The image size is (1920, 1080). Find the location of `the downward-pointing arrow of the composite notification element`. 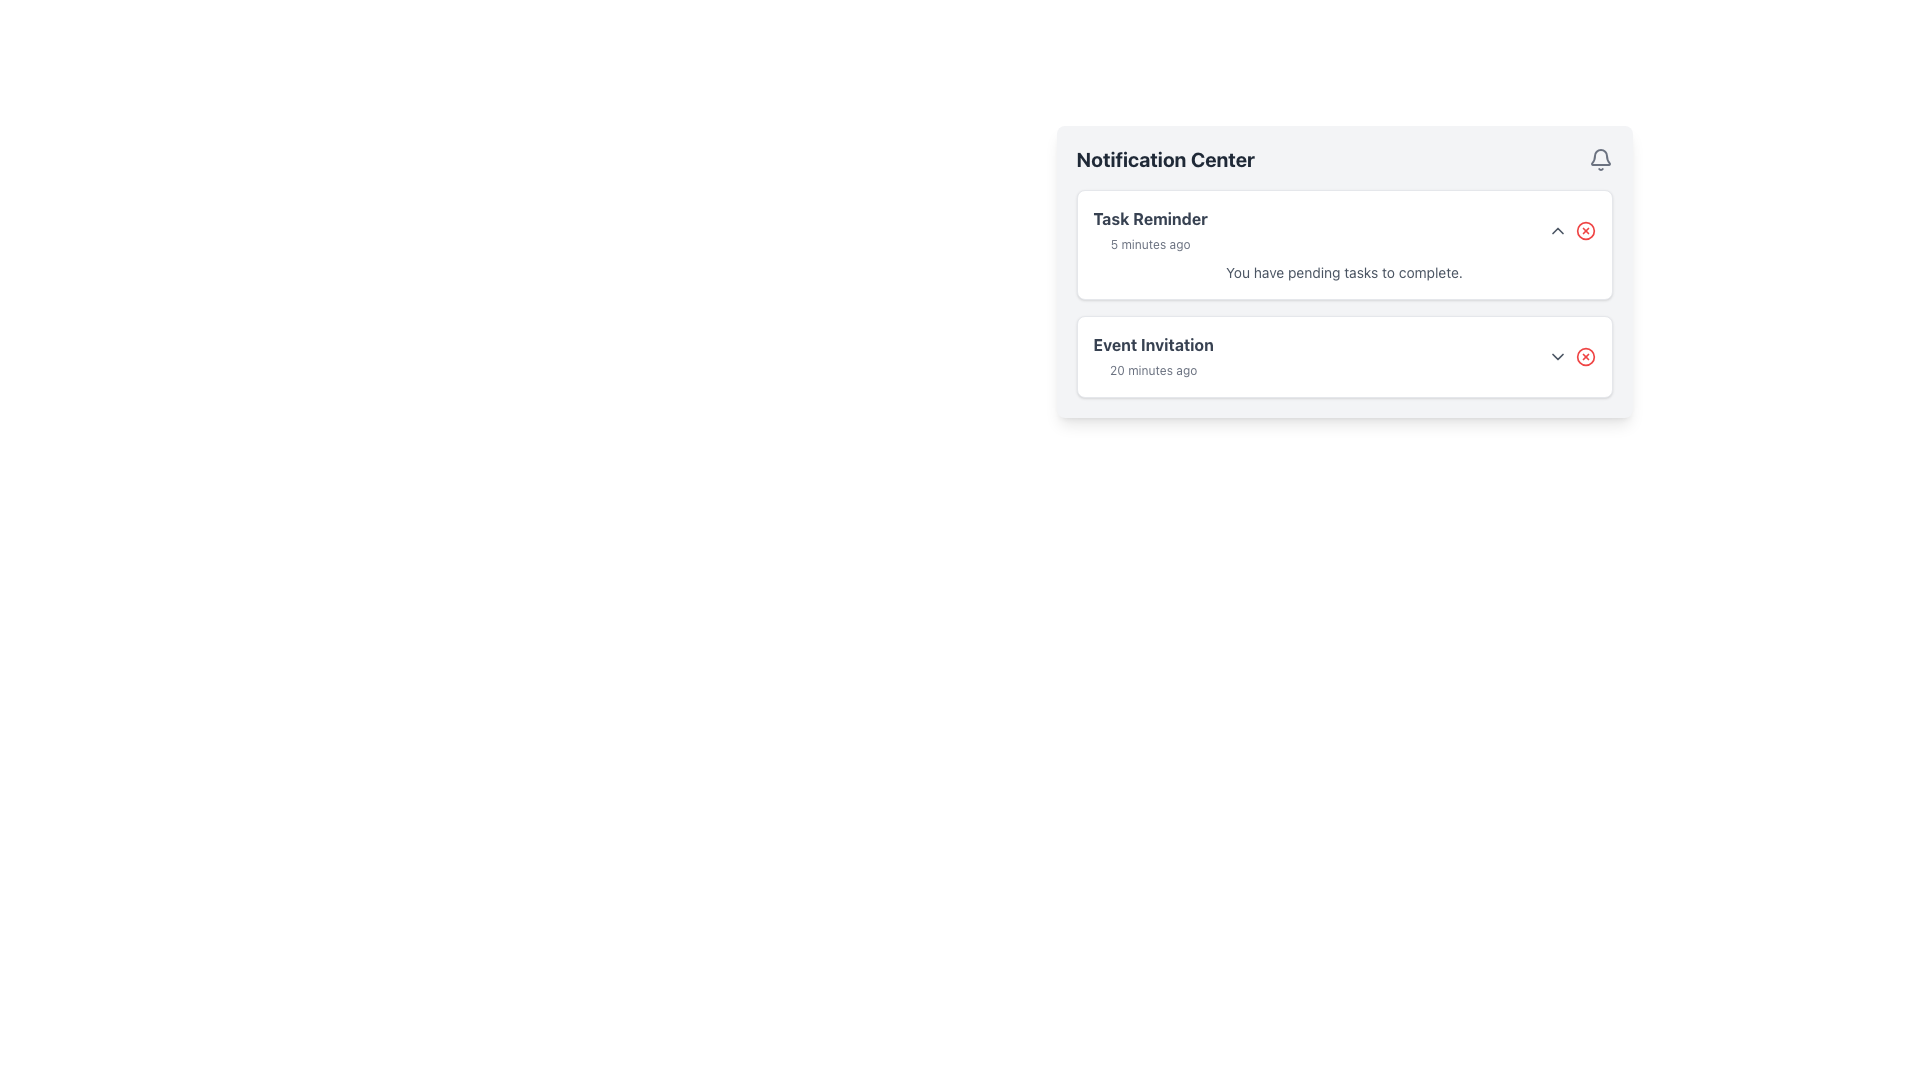

the downward-pointing arrow of the composite notification element is located at coordinates (1570, 356).